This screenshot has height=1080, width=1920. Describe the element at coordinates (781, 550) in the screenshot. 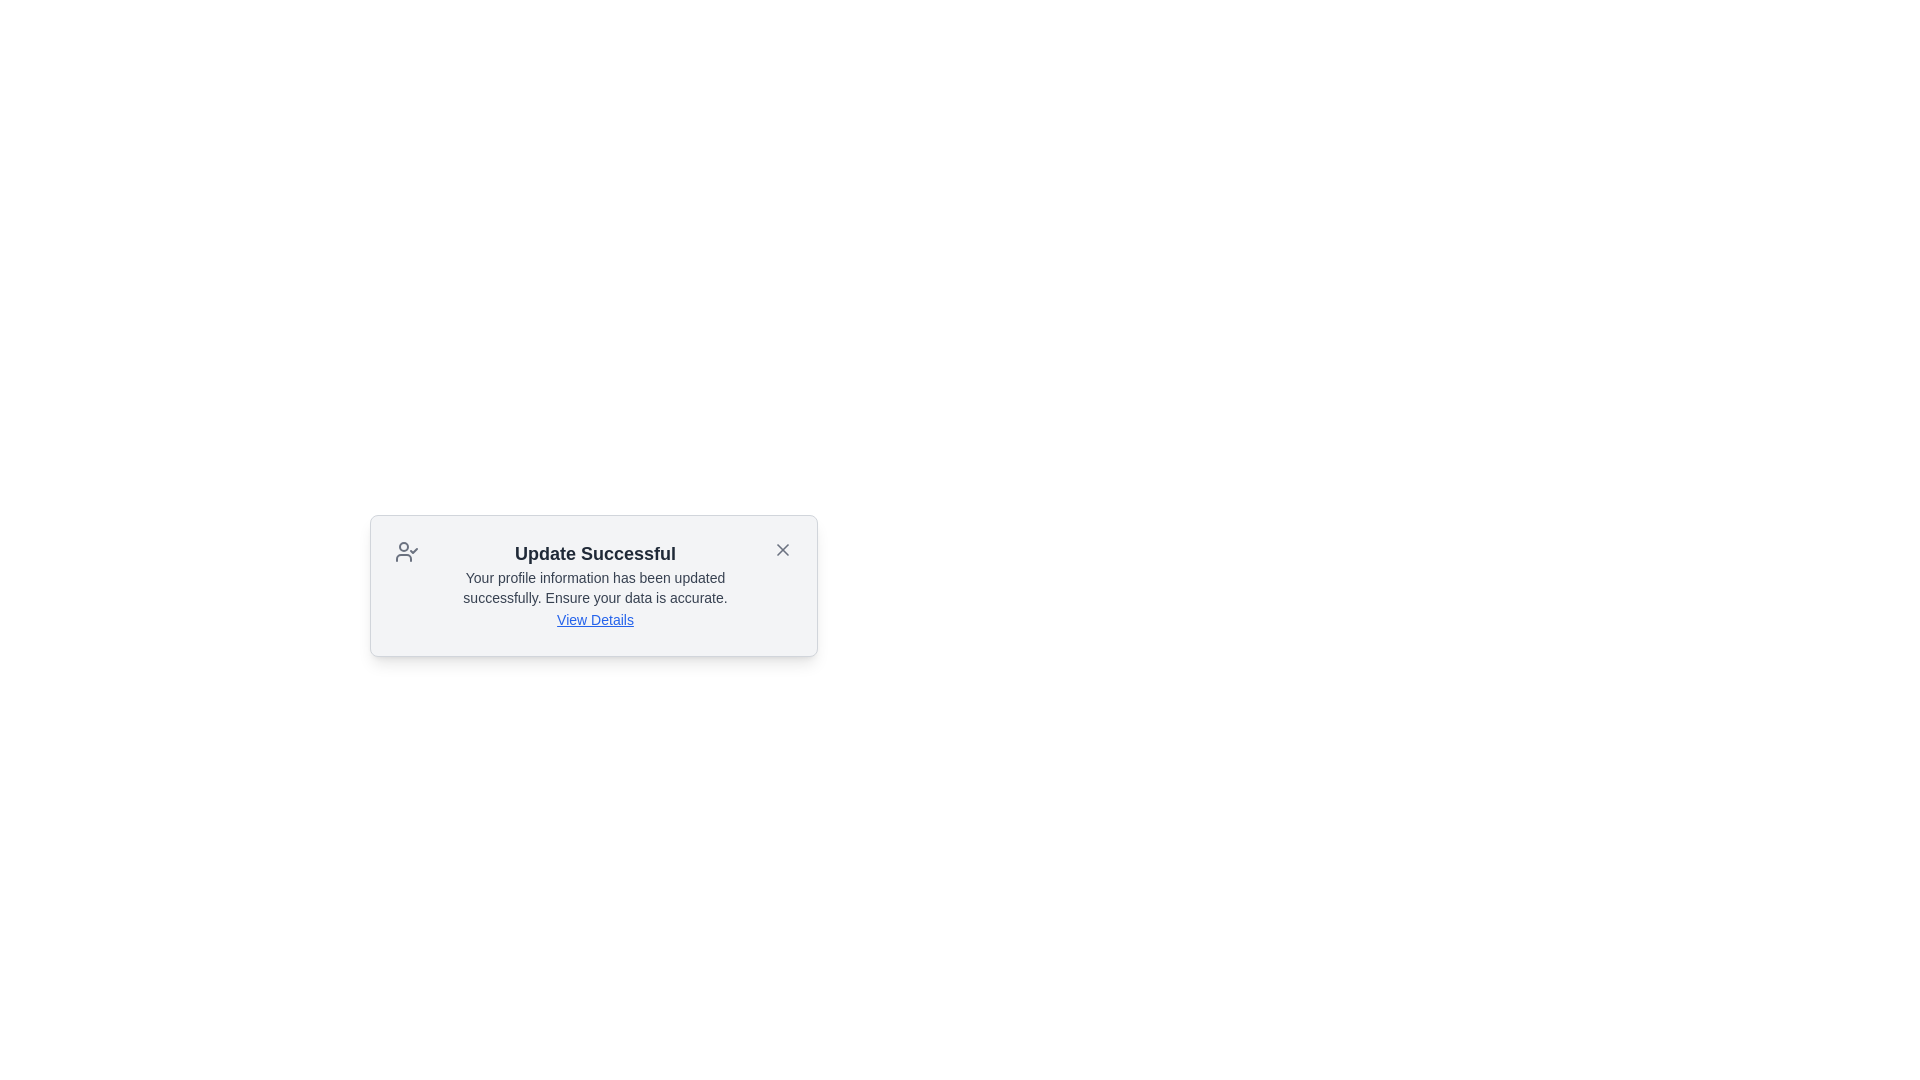

I see `the close button to observe its hover effect` at that location.